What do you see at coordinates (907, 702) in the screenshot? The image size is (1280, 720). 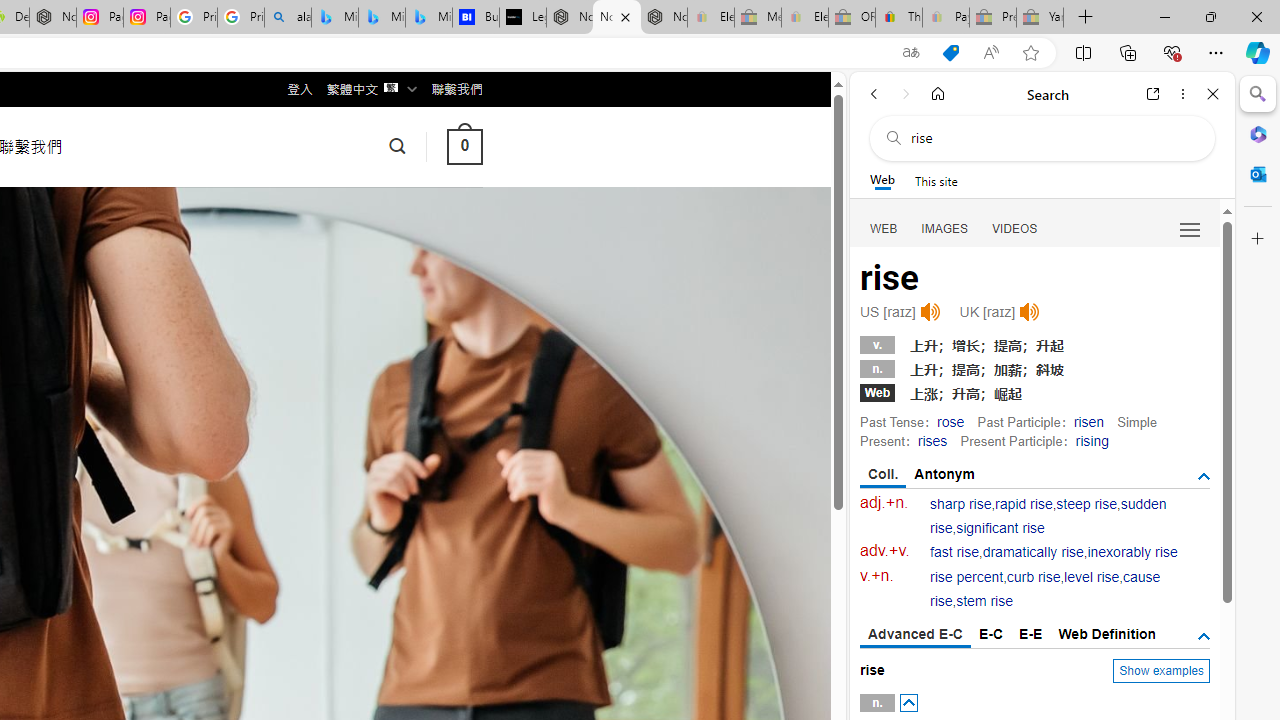 I see `'AutomationID: posbtn_0'` at bounding box center [907, 702].